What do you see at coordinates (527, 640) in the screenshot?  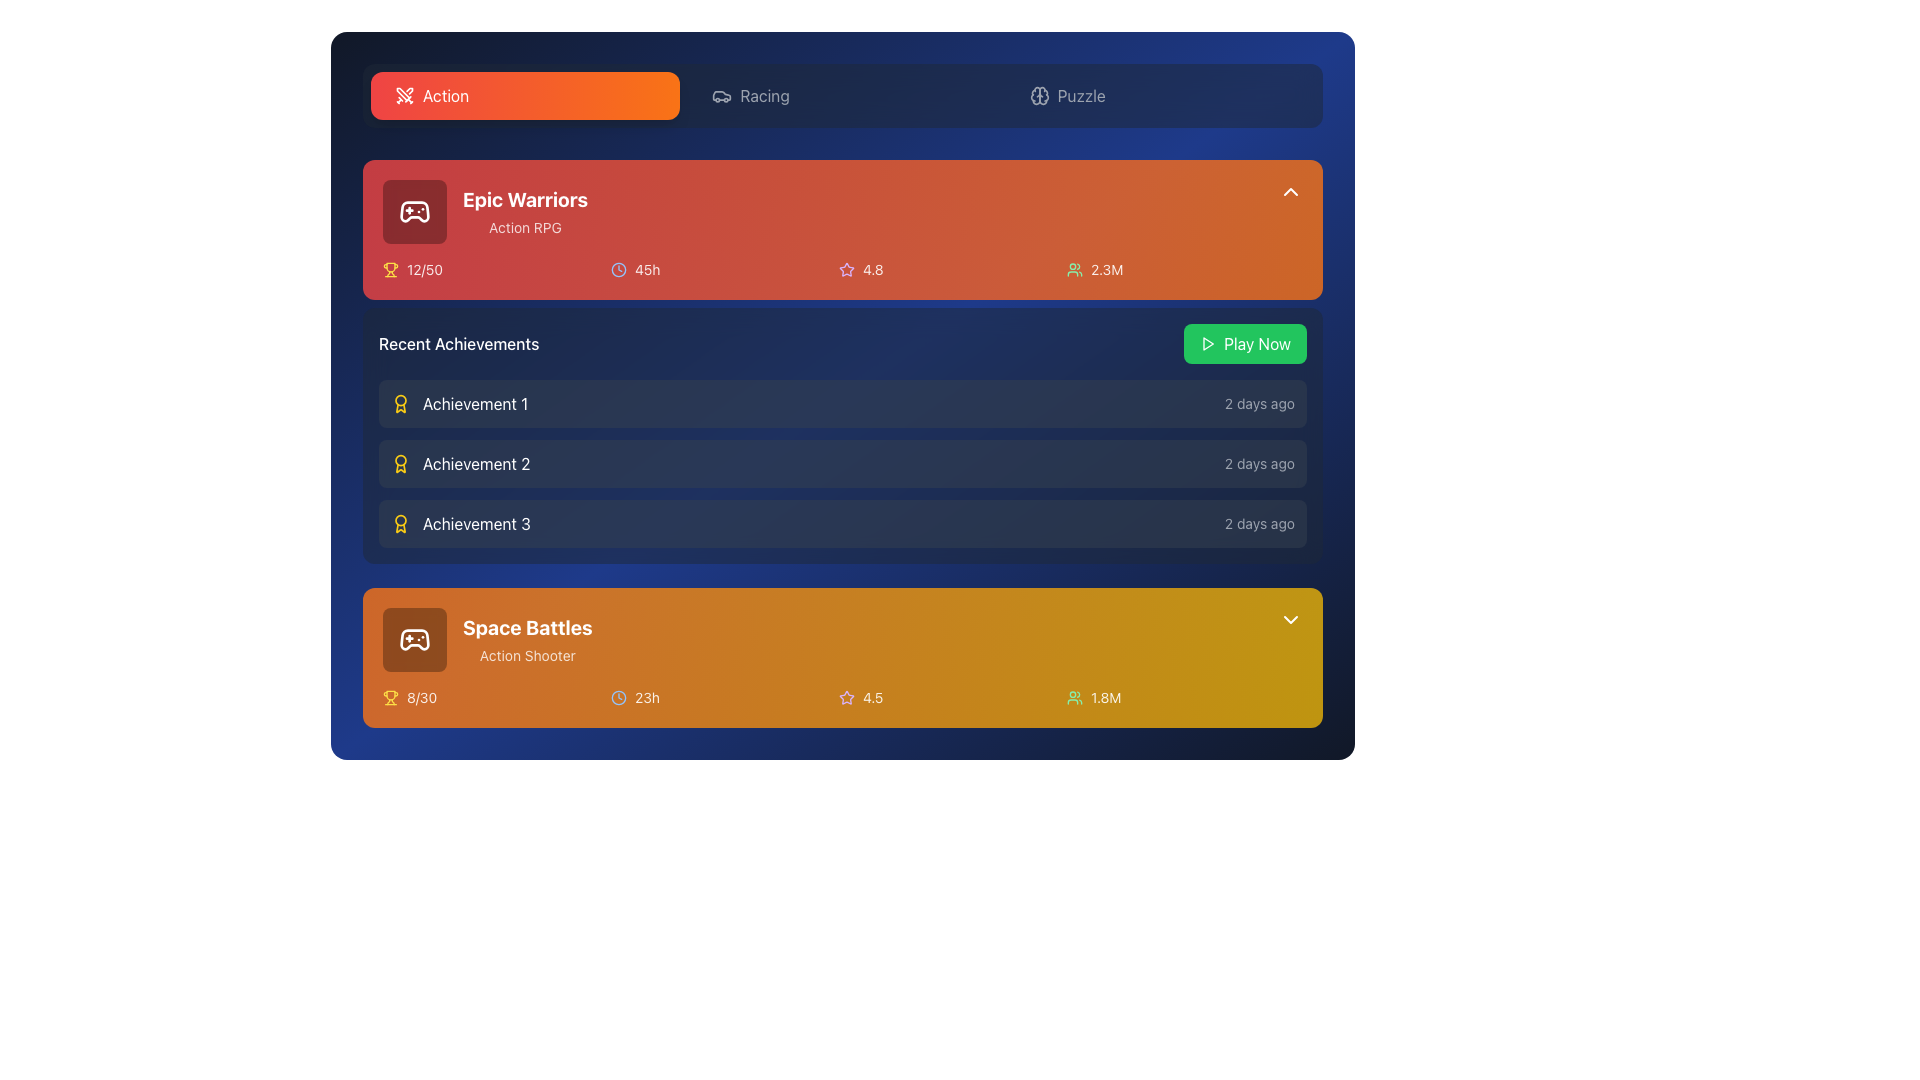 I see `the text label that provides the title and genre description of the game, which is centrally placed within the orange-colored card layout for 'Space Battles'` at bounding box center [527, 640].